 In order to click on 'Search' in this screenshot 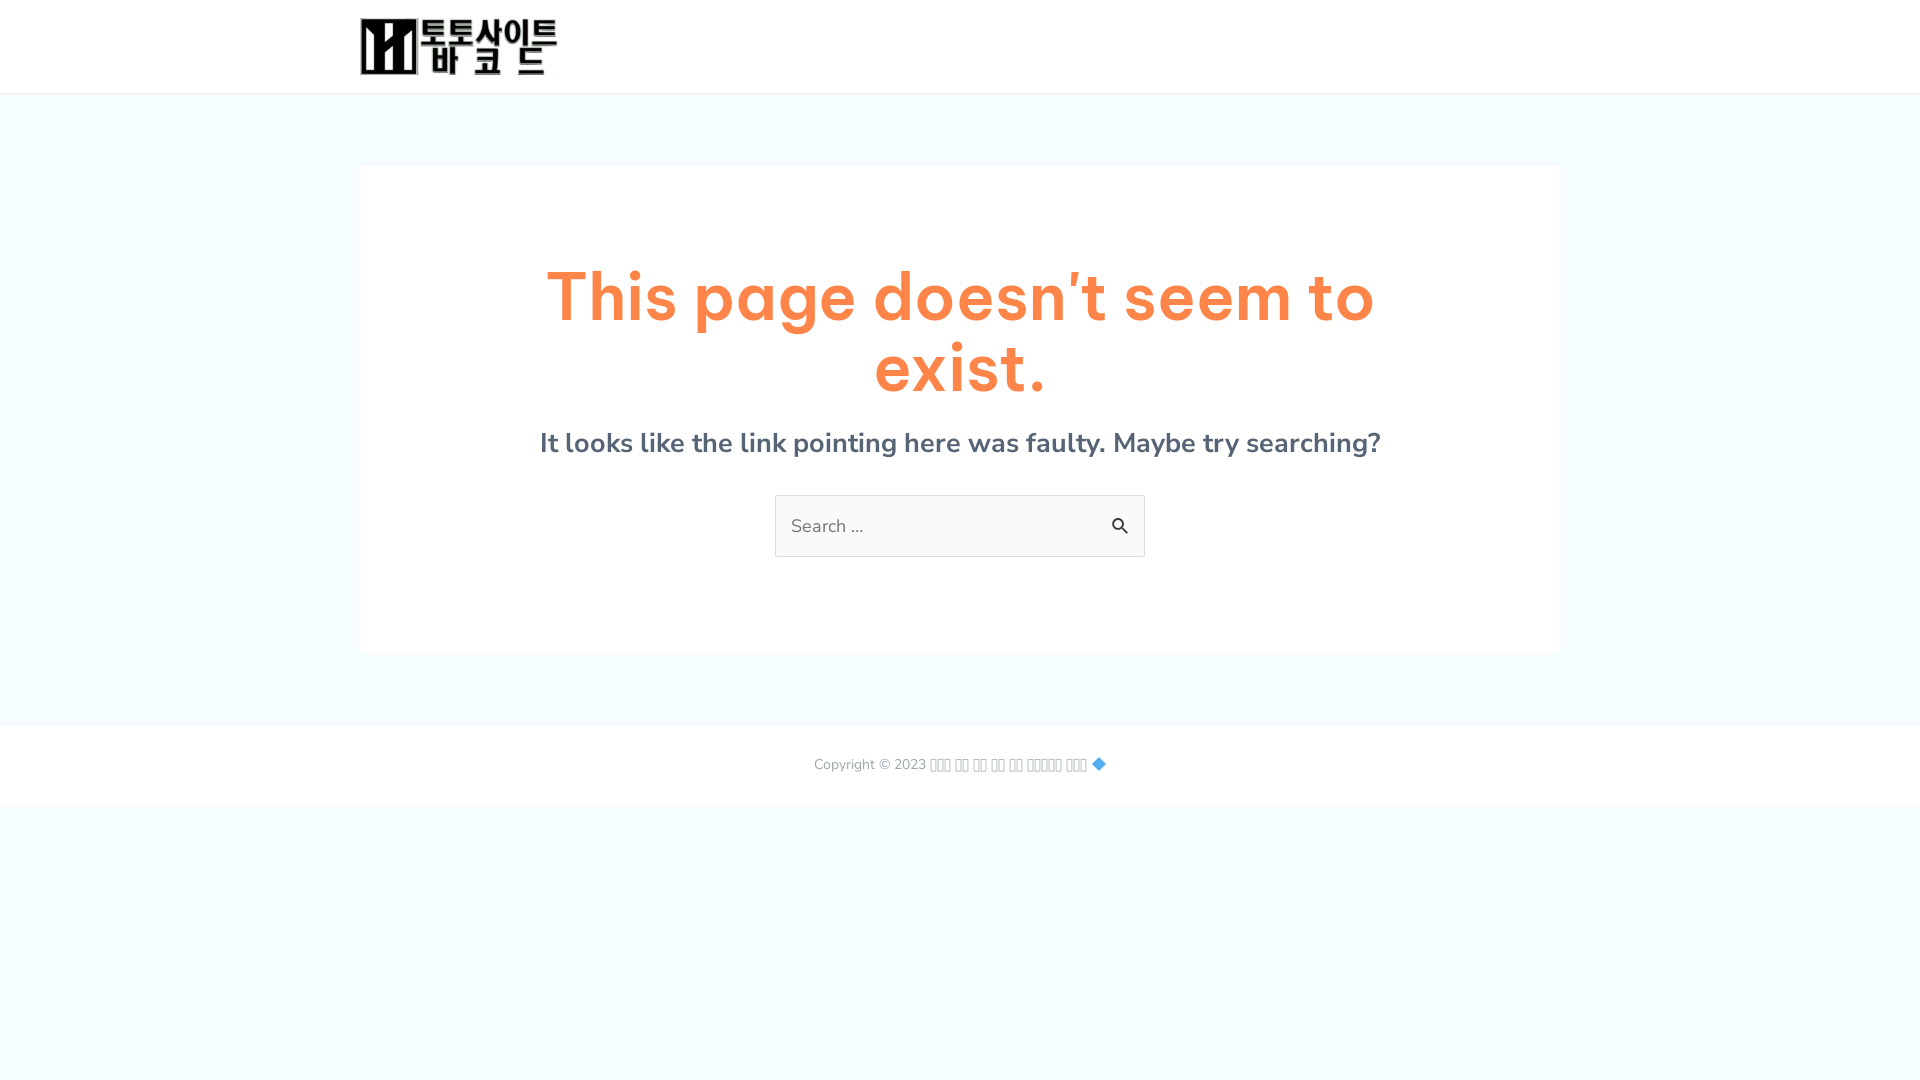, I will do `click(1122, 515)`.